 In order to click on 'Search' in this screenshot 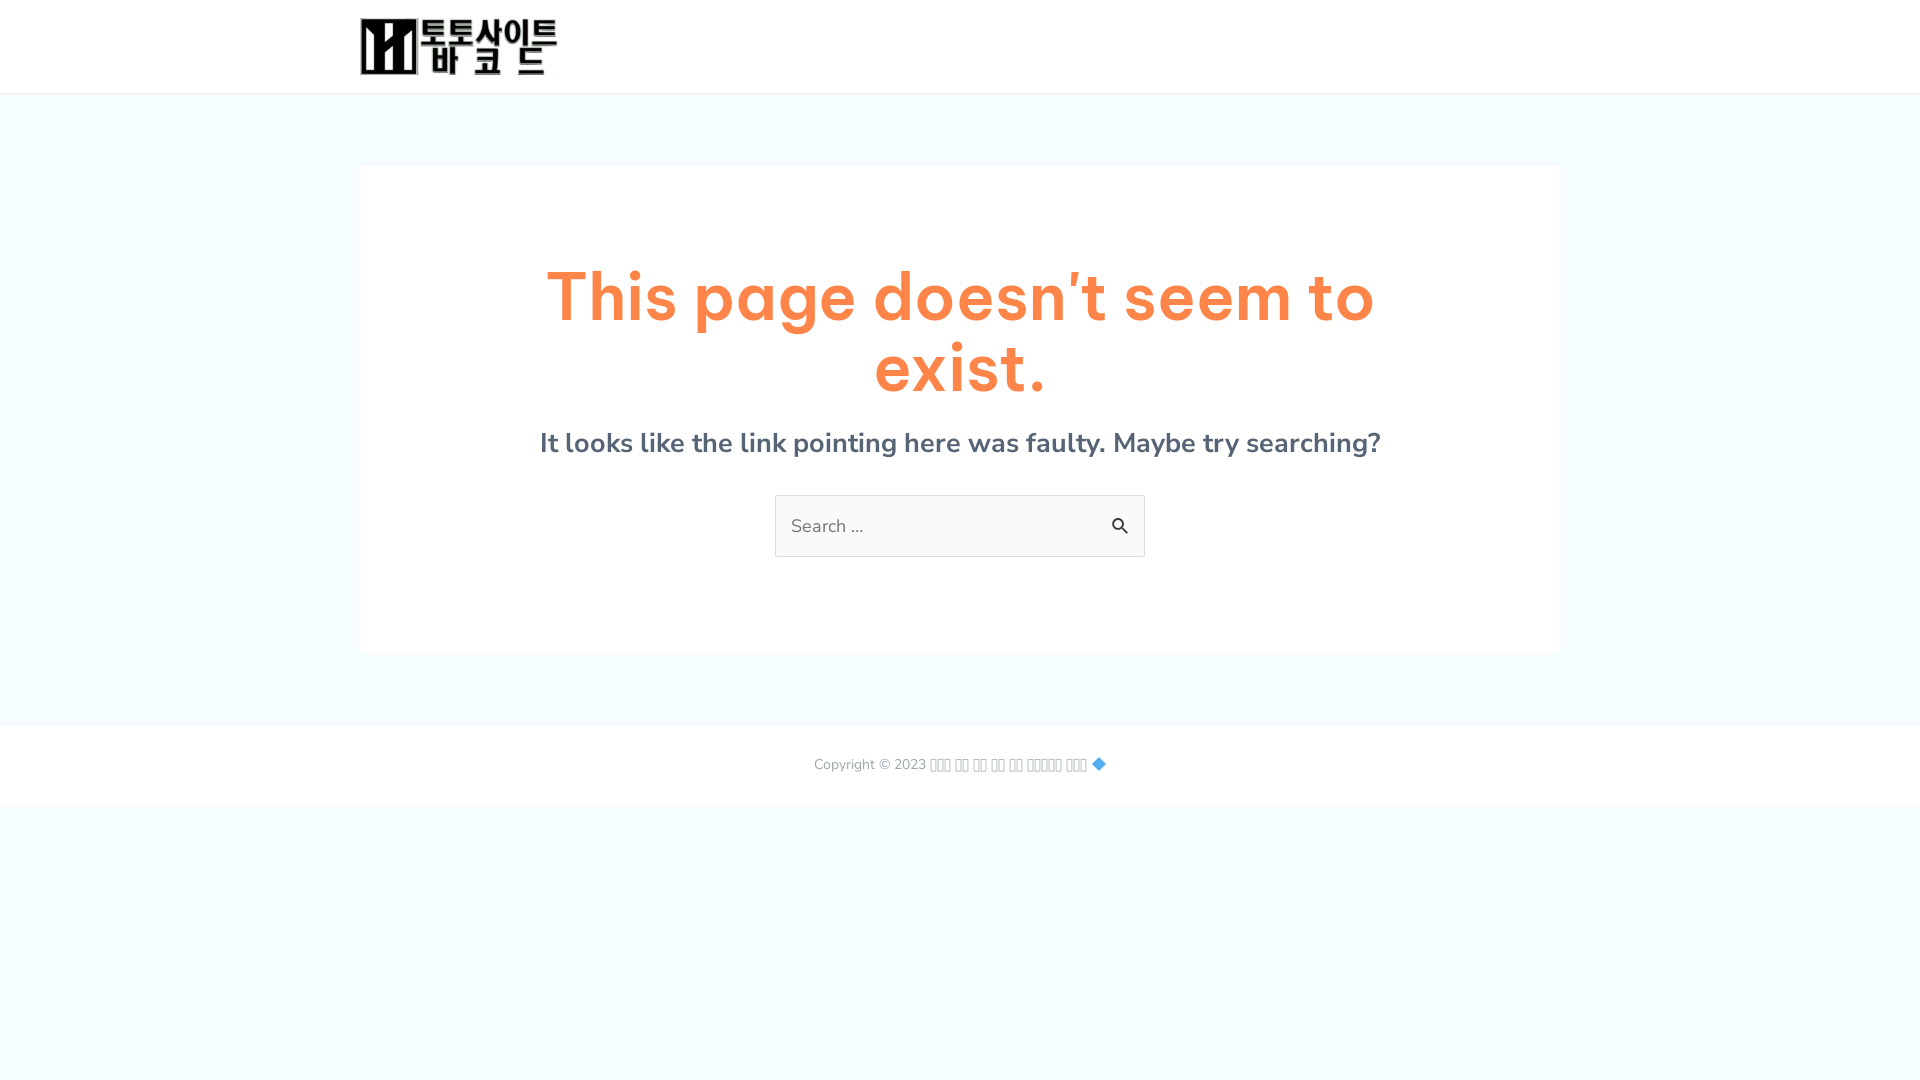, I will do `click(1122, 515)`.